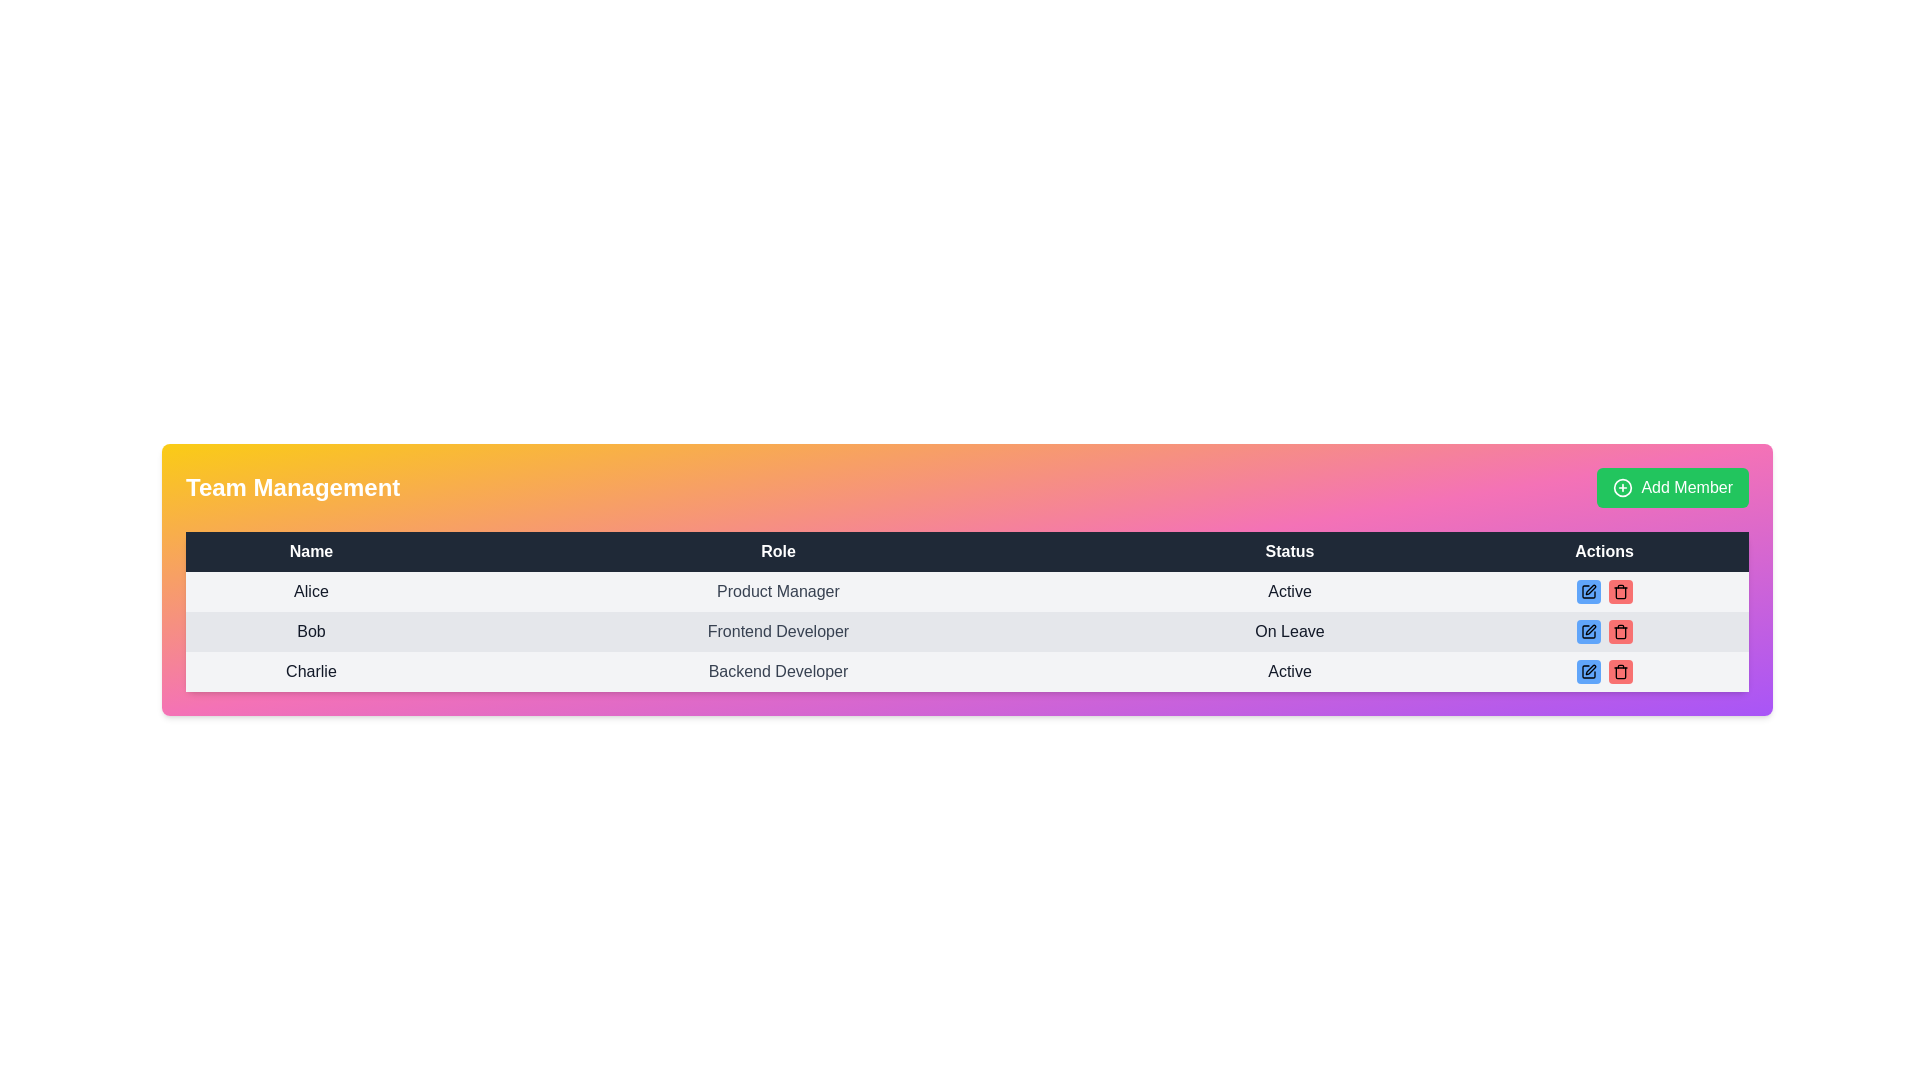 This screenshot has width=1920, height=1080. I want to click on the edit icon in the 'Actions' column next to 'Bob' in the 'Frontend Developer' row in the 'Team Management' section, so click(1589, 628).